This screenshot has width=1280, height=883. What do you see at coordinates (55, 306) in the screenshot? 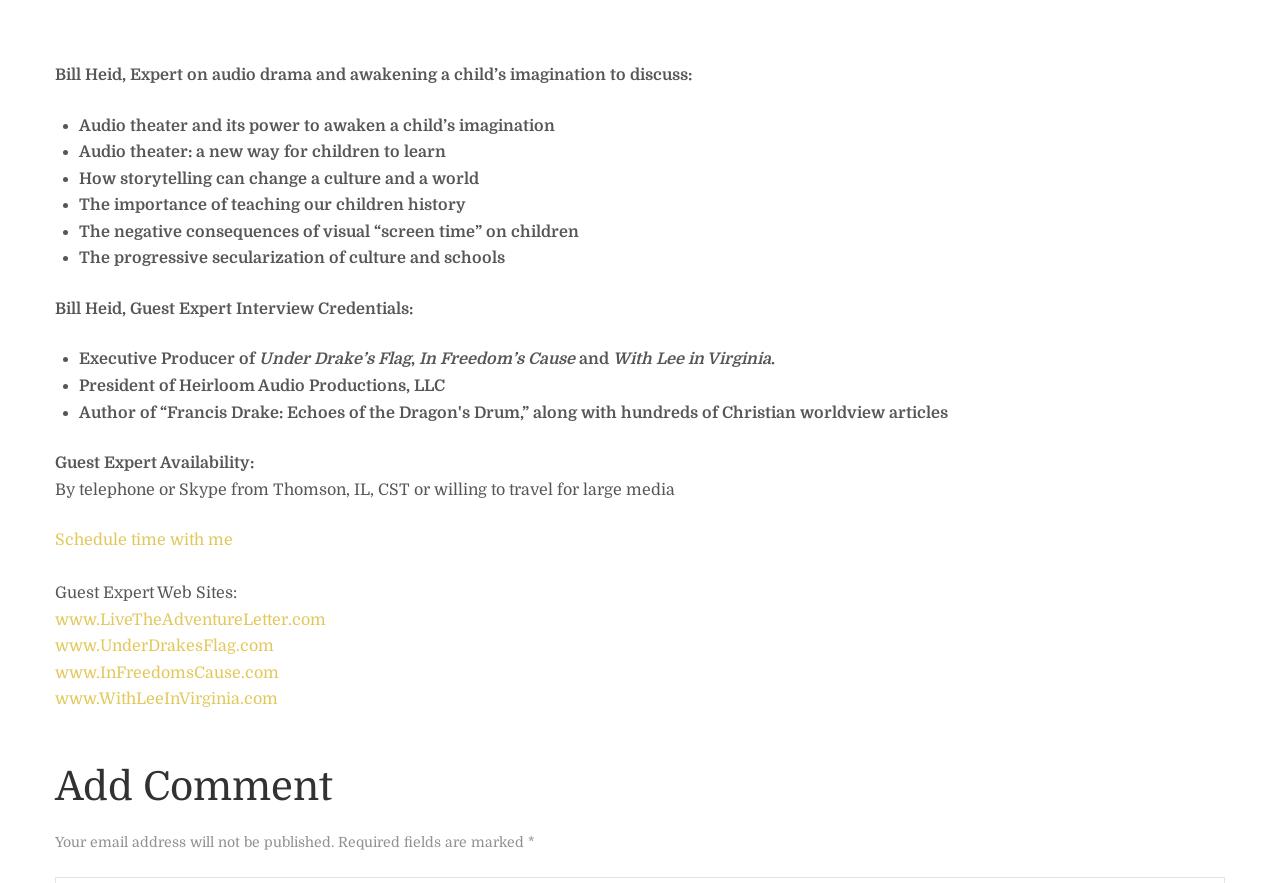
I see `'Bill Heid, Guest Expert Interview Credentials:'` at bounding box center [55, 306].